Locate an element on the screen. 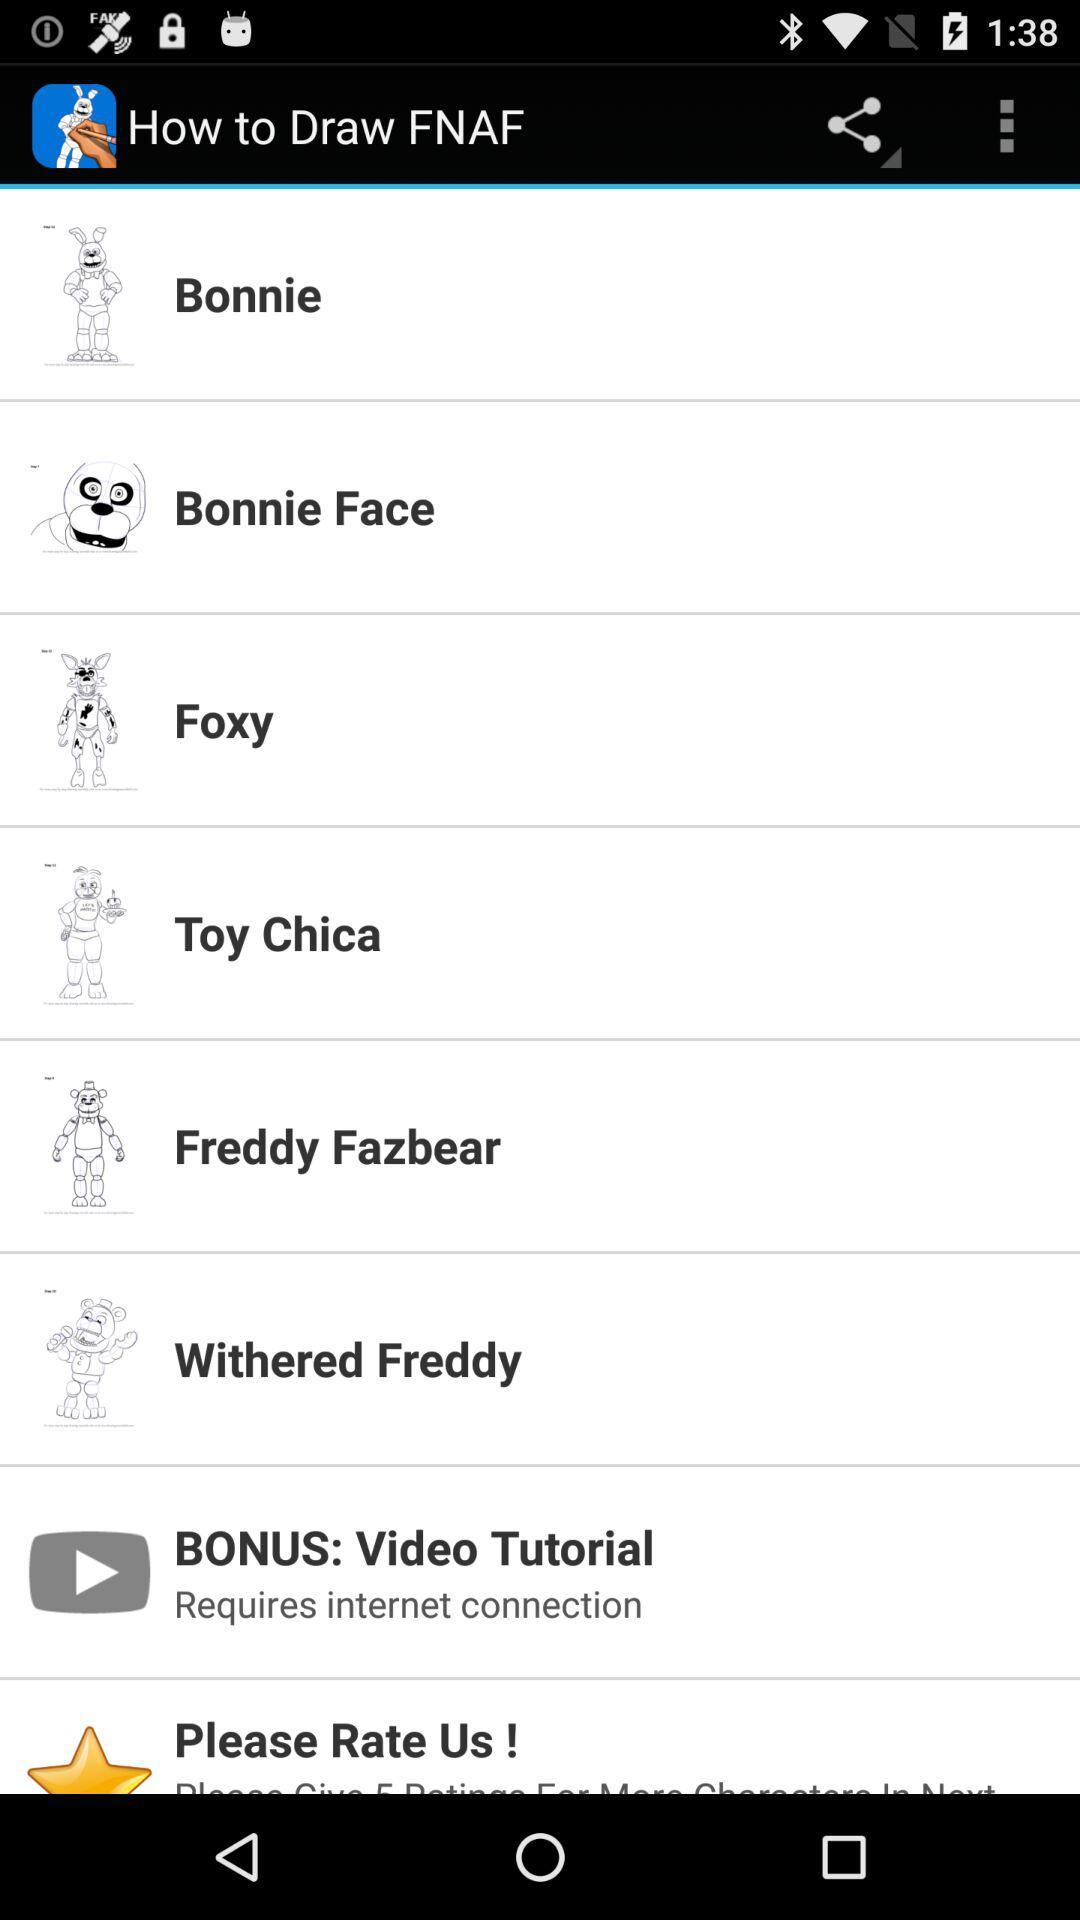  freddy fazbear app is located at coordinates (613, 1145).